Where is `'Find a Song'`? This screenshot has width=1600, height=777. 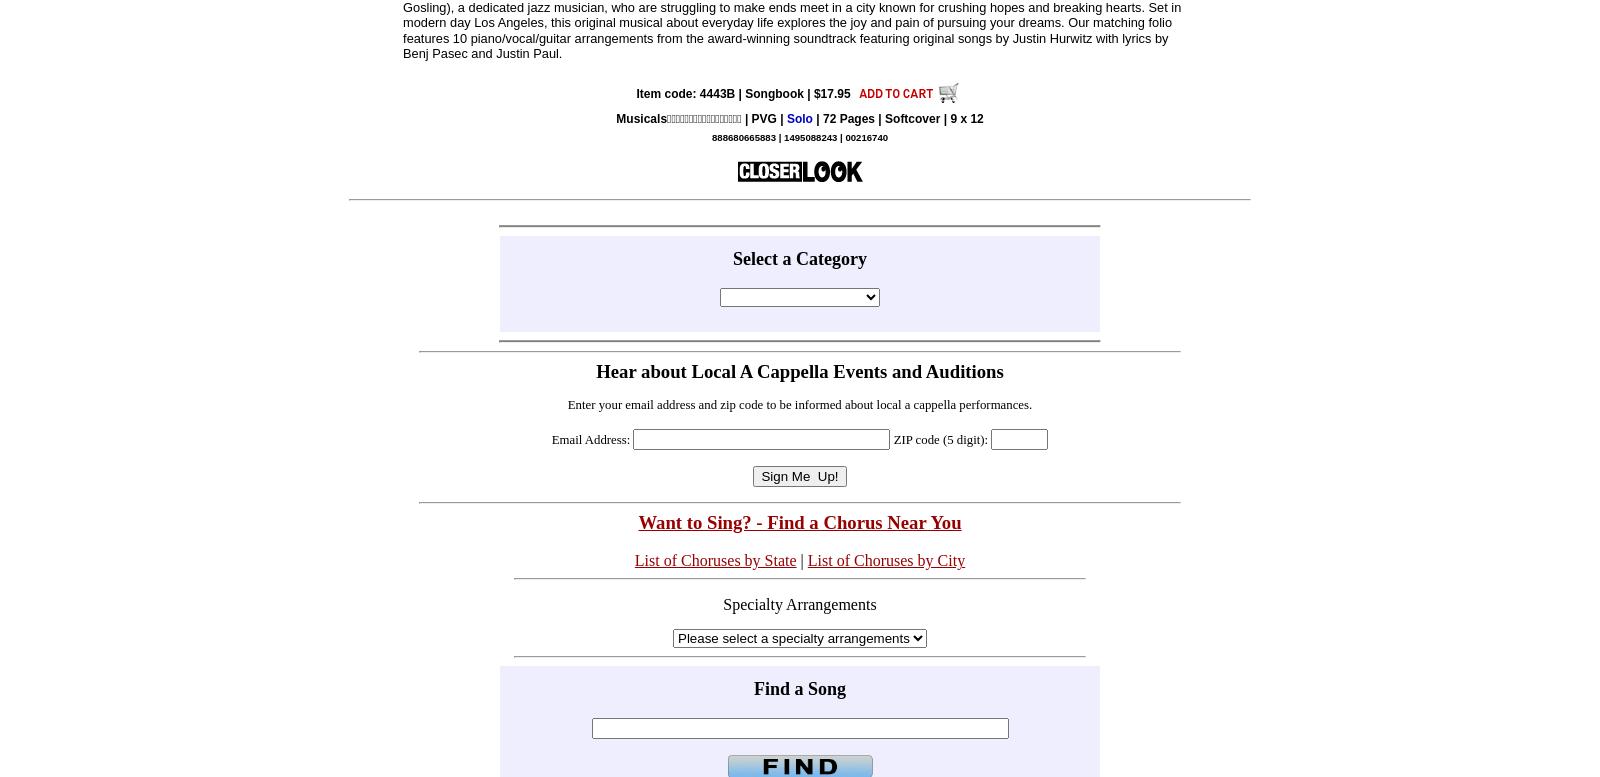
'Find a Song' is located at coordinates (799, 688).